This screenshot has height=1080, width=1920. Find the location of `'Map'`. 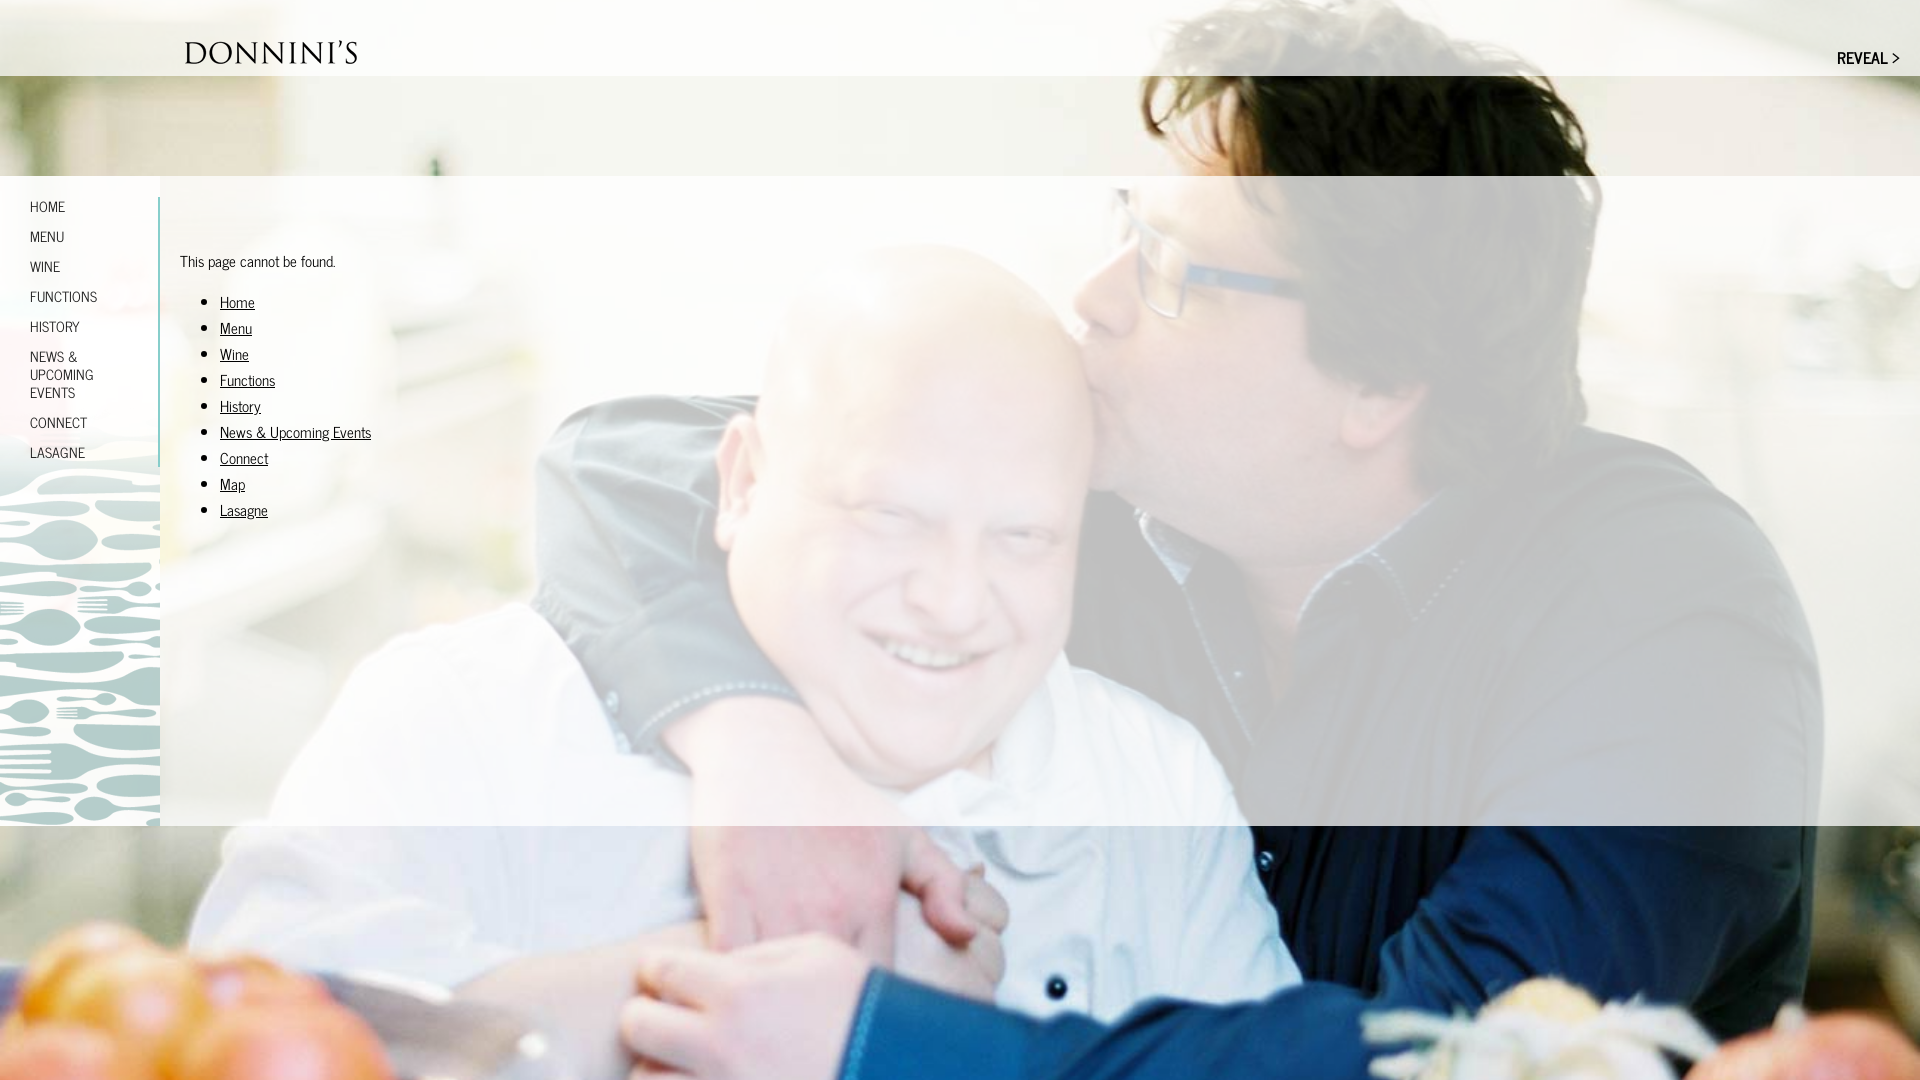

'Map' is located at coordinates (232, 483).